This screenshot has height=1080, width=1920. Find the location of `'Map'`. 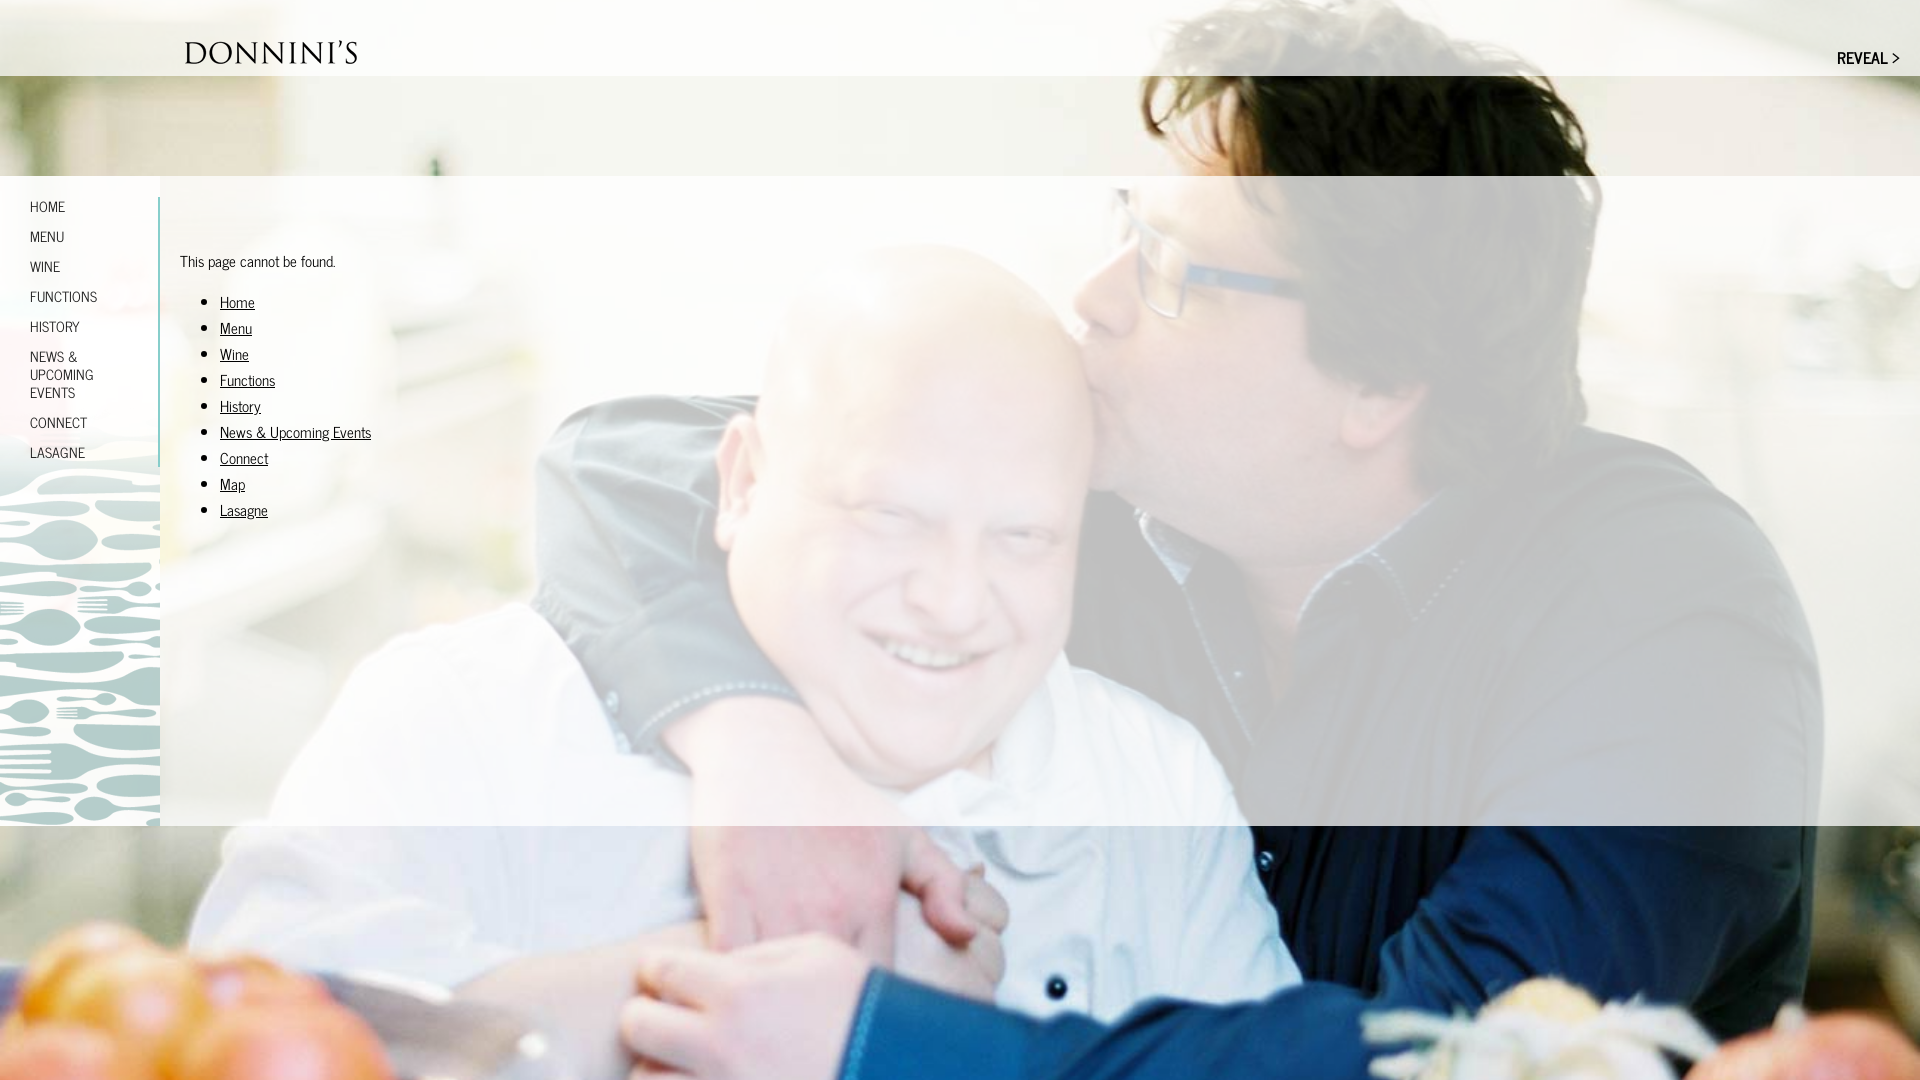

'Map' is located at coordinates (232, 483).